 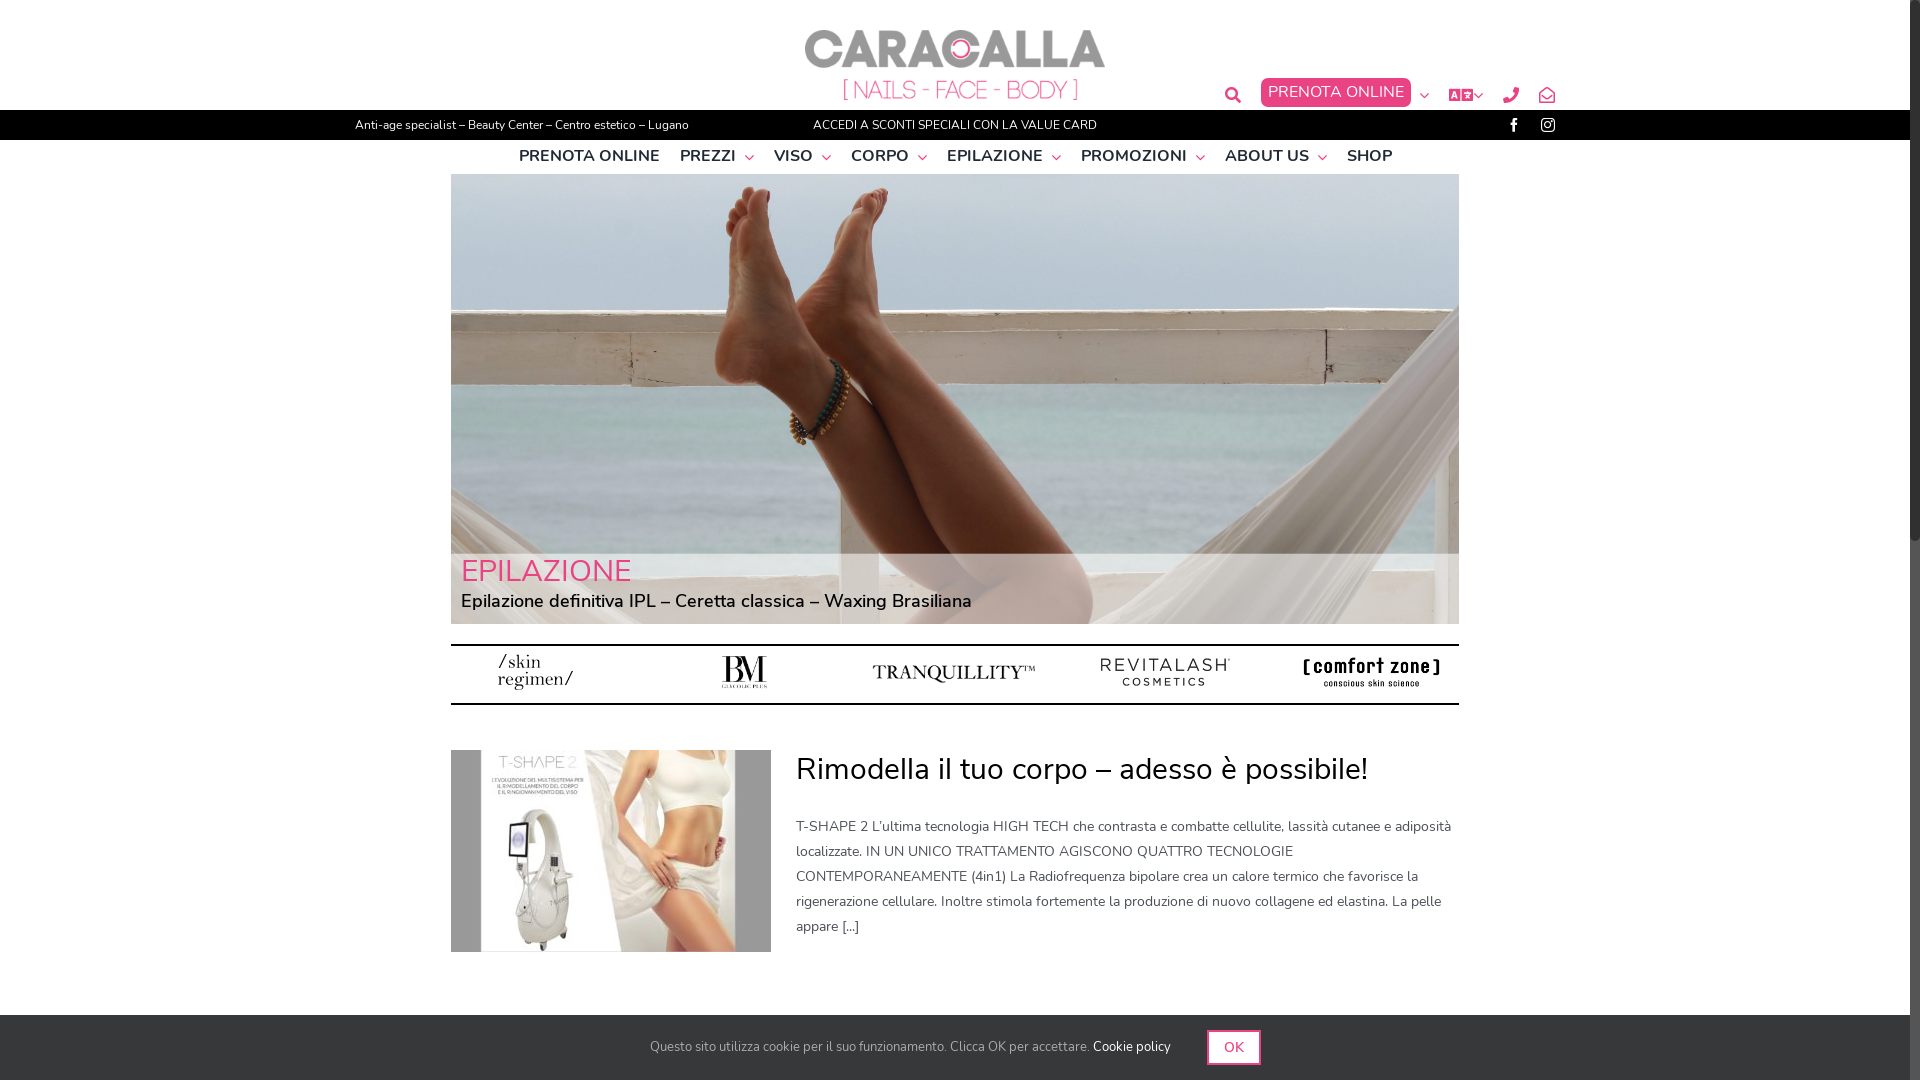 I want to click on 'PREZZI', so click(x=716, y=155).